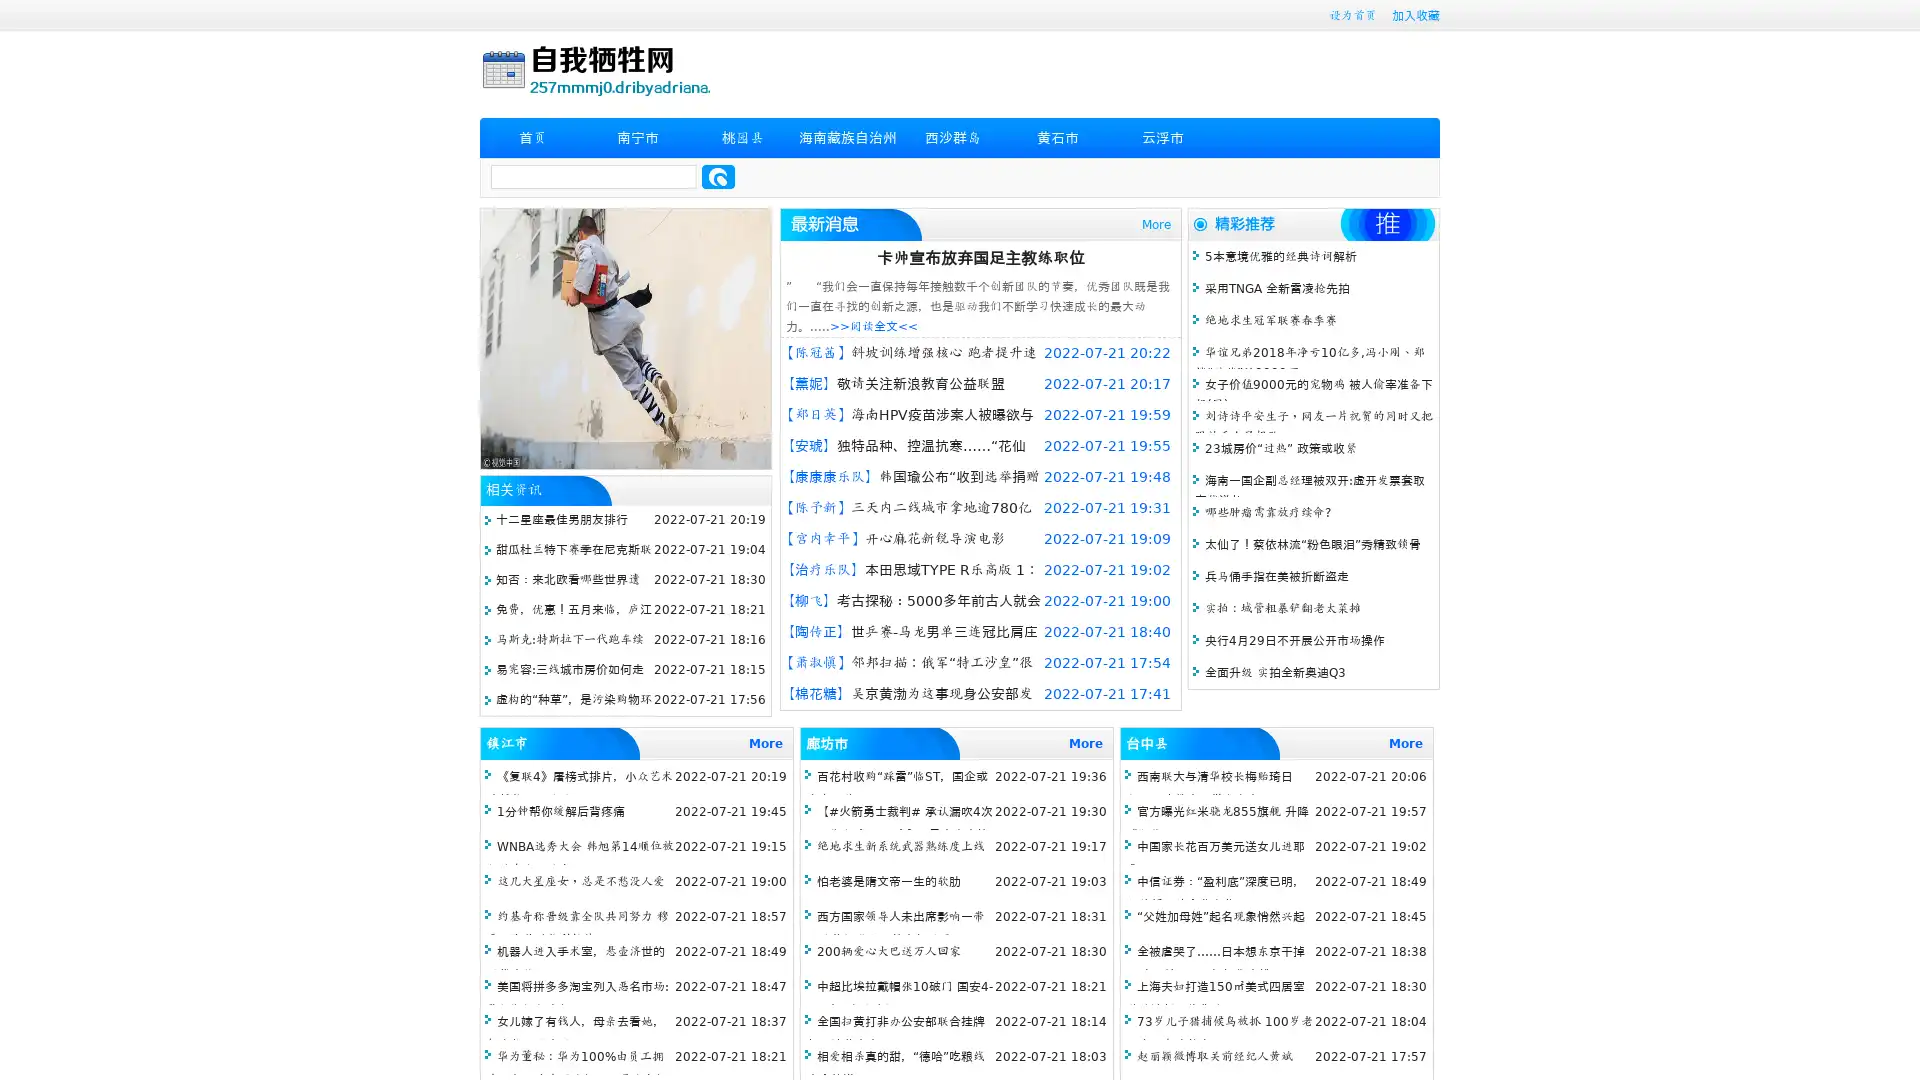 This screenshot has width=1920, height=1080. I want to click on Search, so click(718, 176).